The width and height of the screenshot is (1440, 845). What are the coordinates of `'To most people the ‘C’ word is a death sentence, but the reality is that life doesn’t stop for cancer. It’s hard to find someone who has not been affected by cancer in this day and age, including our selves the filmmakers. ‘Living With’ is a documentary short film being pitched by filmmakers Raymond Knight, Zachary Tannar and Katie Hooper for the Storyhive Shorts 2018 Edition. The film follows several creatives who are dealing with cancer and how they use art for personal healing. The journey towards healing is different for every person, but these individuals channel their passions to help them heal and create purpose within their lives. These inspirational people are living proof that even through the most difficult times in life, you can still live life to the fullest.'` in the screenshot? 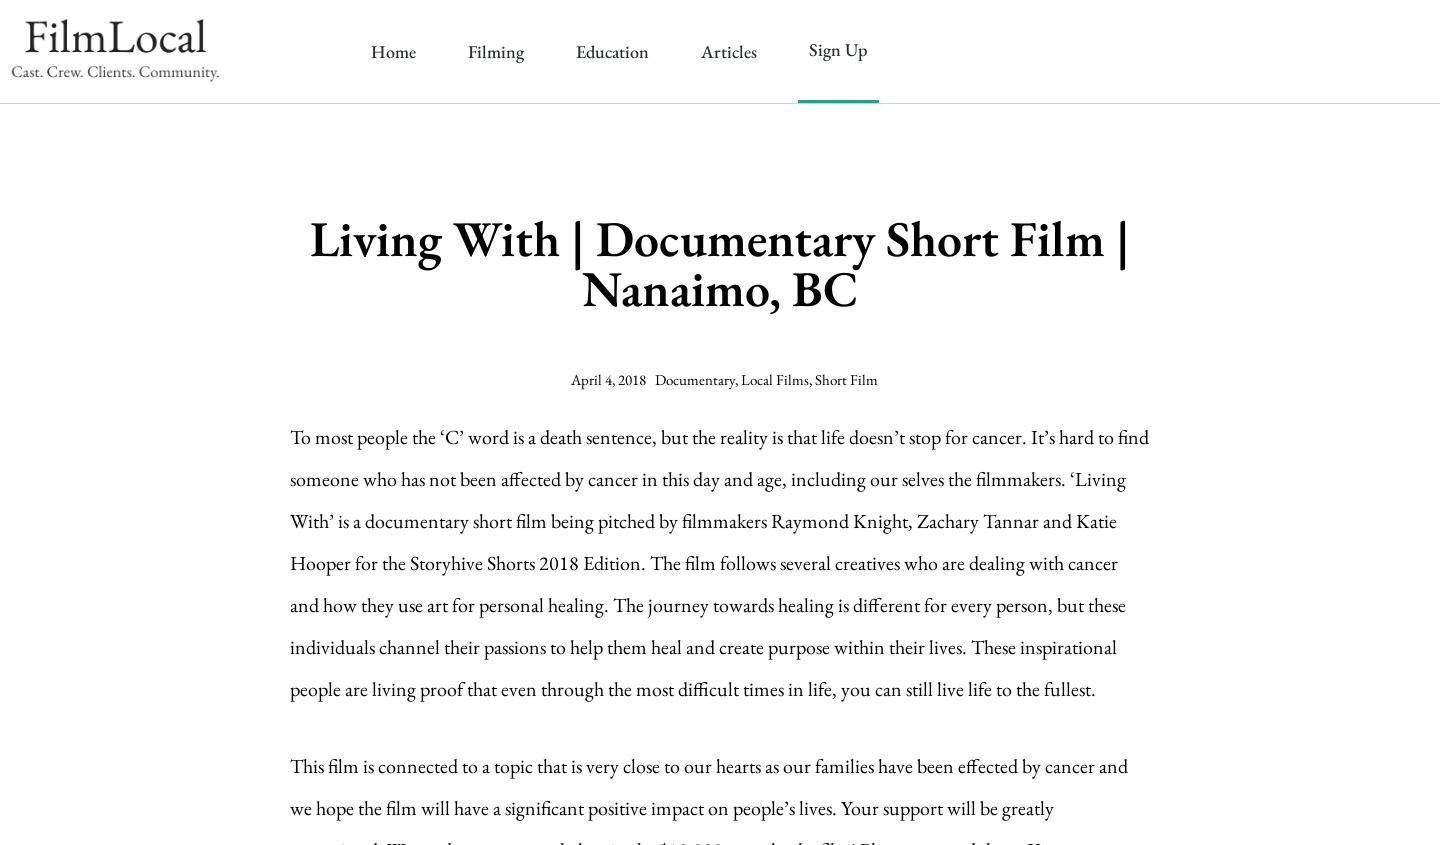 It's located at (719, 562).